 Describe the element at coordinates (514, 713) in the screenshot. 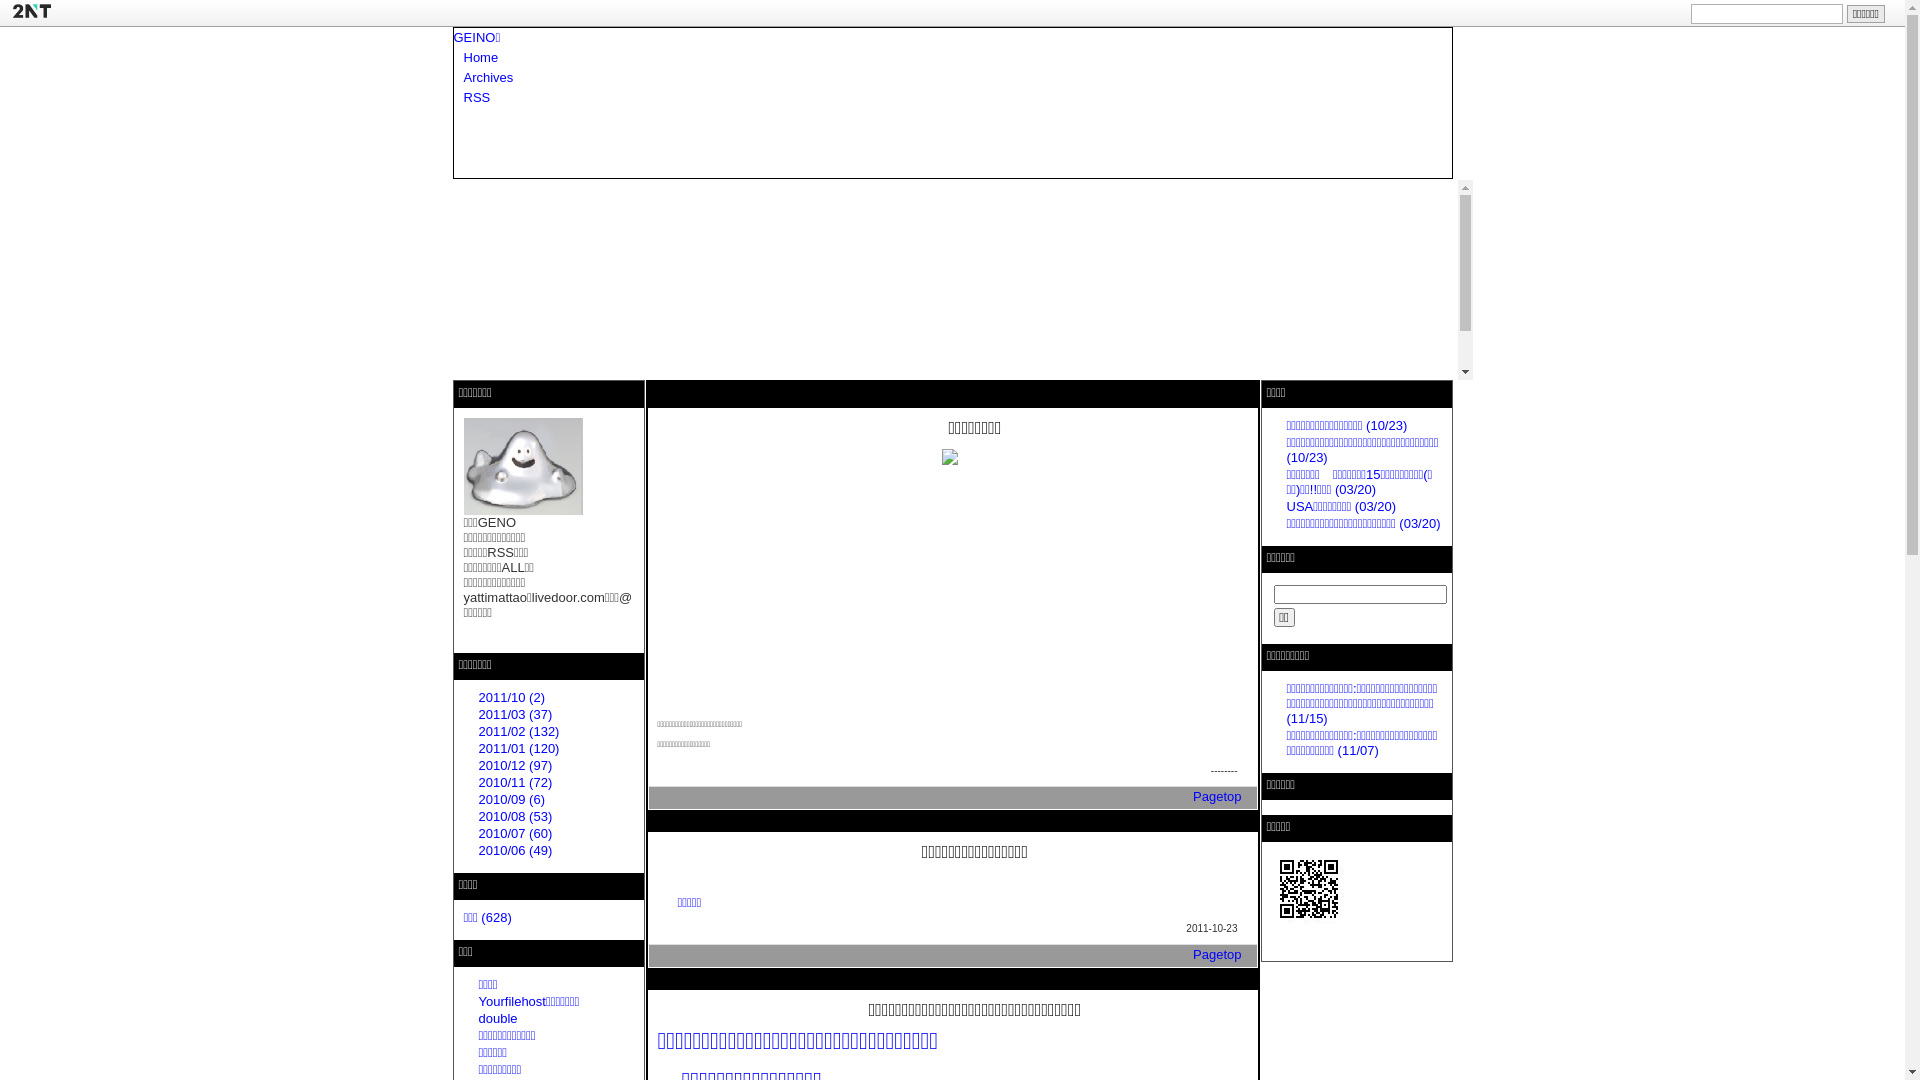

I see `'2011/03 (37)'` at that location.